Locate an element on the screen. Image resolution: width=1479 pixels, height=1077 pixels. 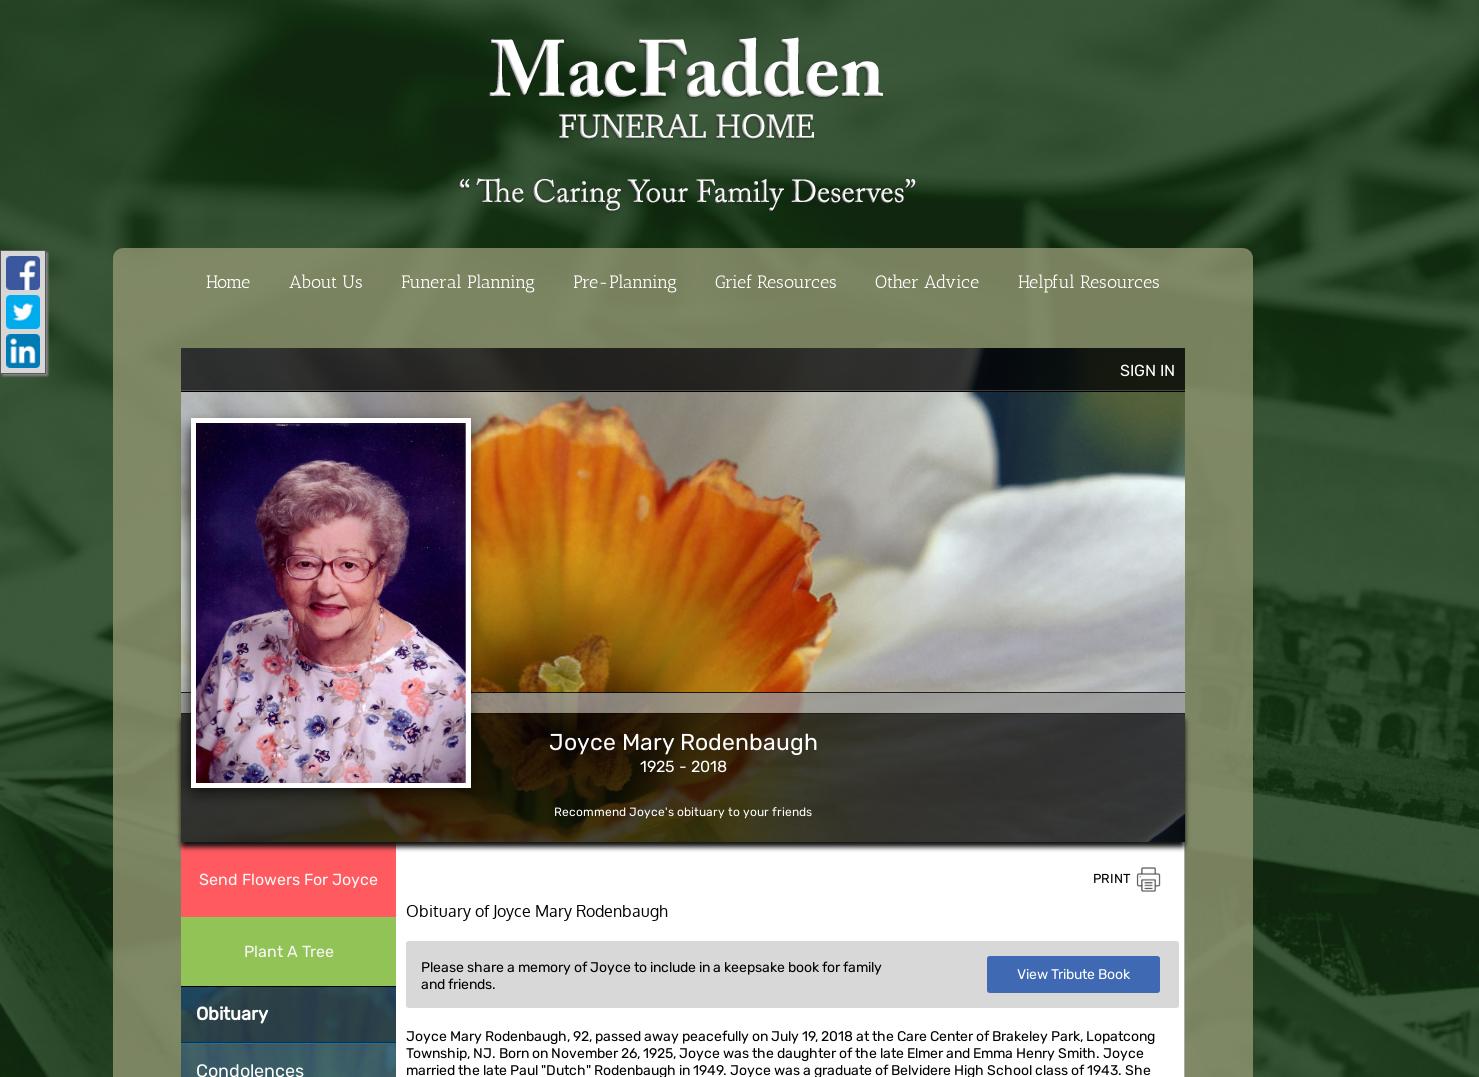
'Please share a memory of Joyce to include in a keepsake book for family and friends.' is located at coordinates (651, 975).